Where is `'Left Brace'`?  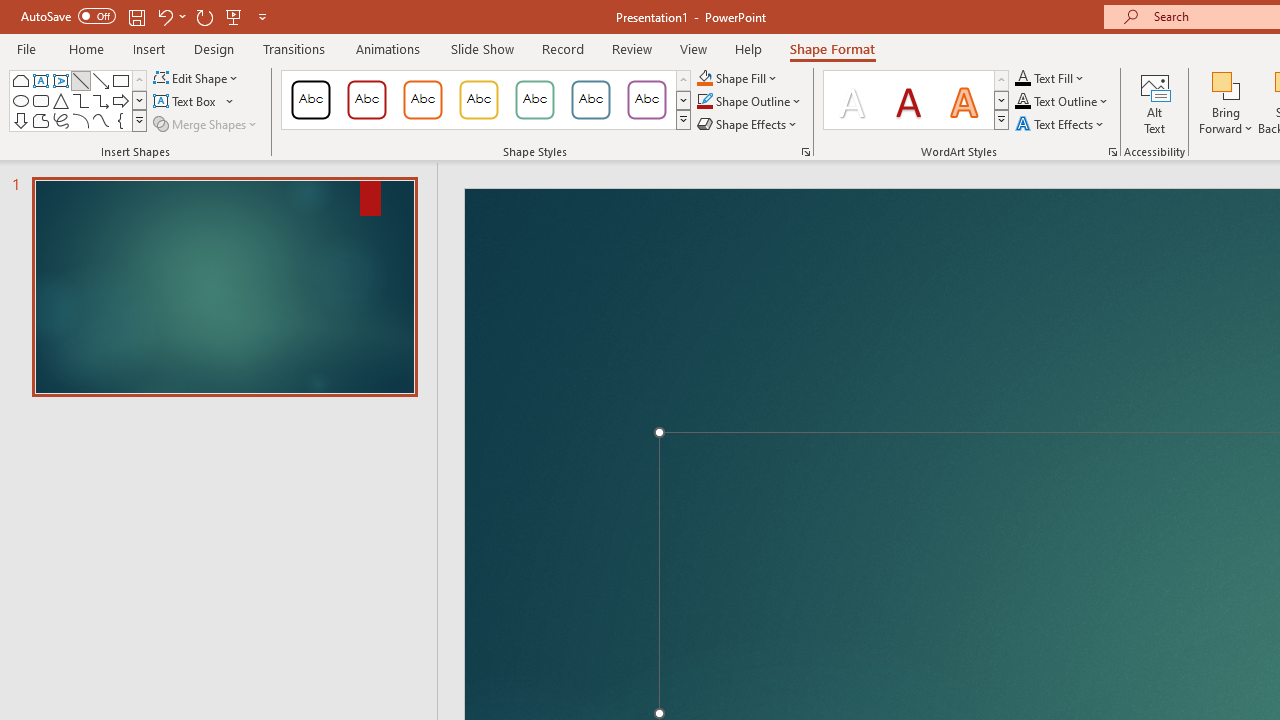
'Left Brace' is located at coordinates (119, 120).